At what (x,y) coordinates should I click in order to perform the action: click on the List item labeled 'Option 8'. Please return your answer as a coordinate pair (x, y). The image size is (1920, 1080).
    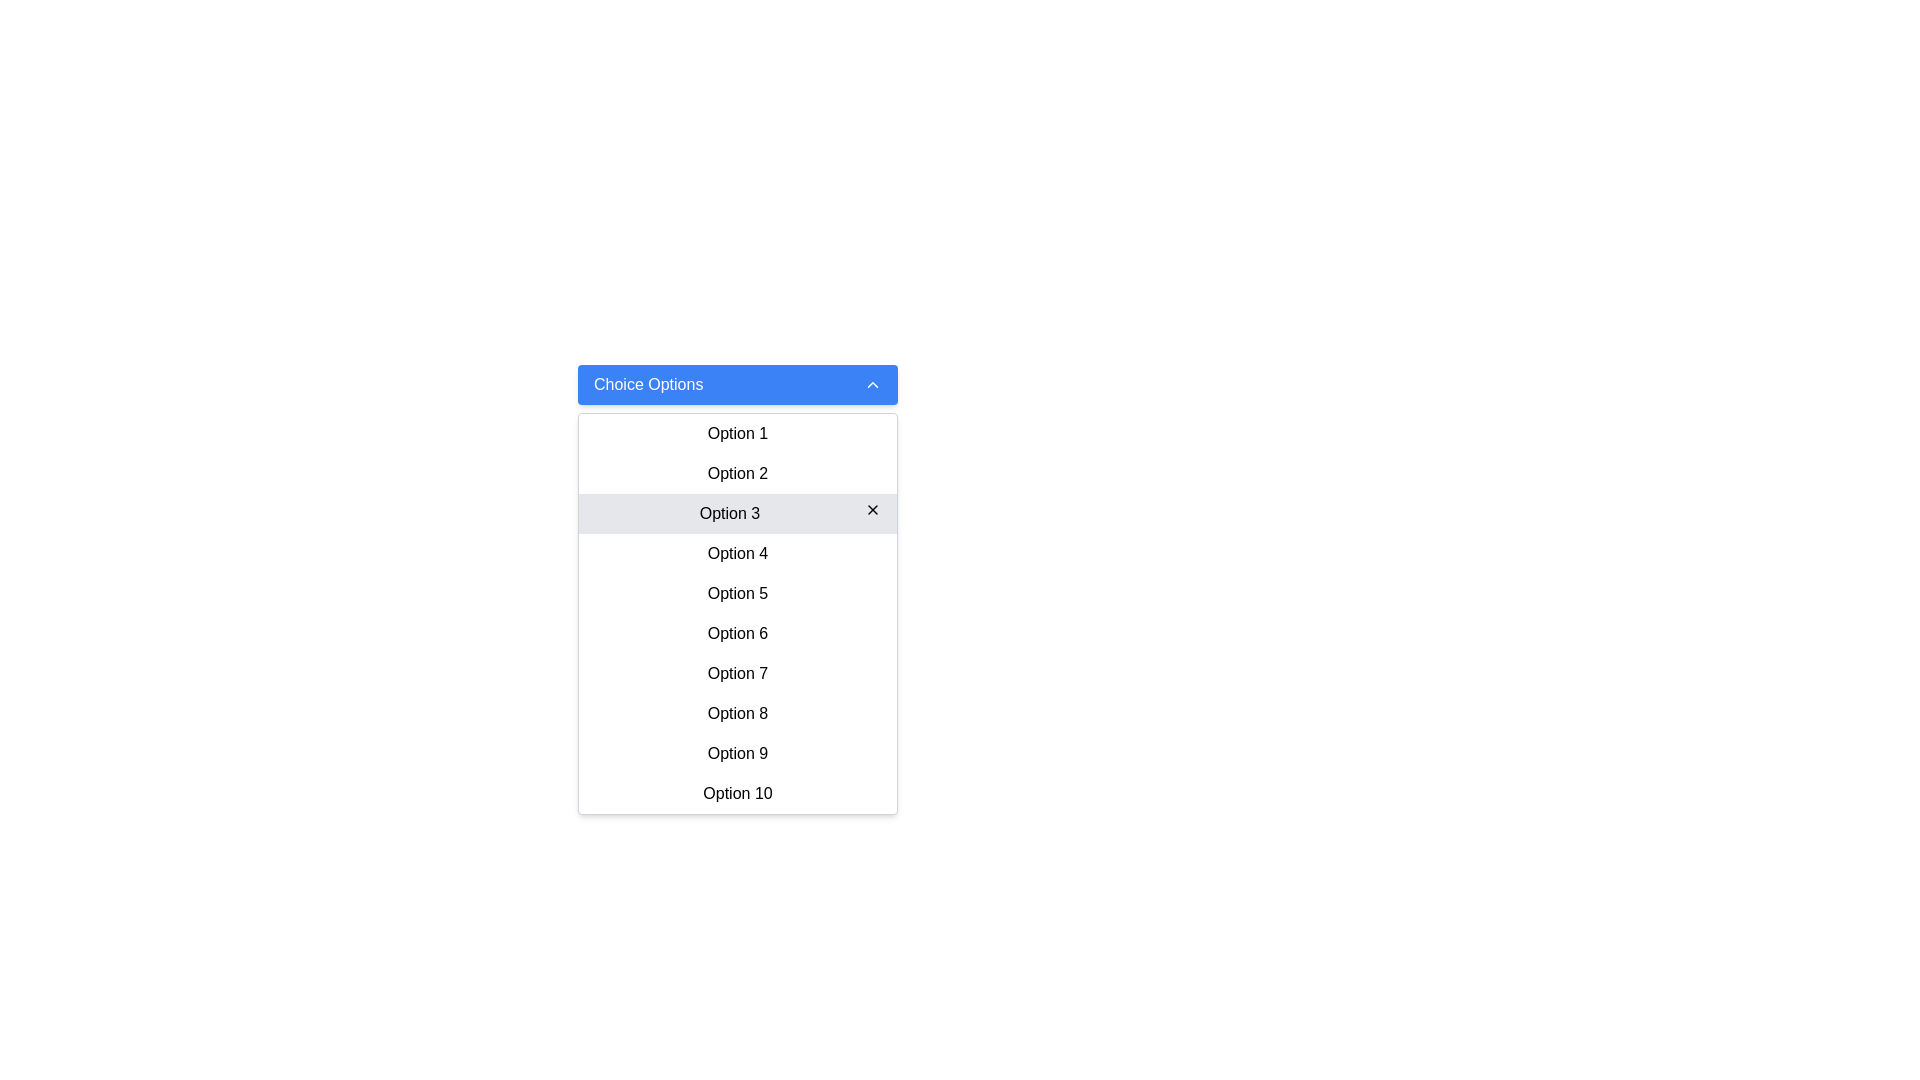
    Looking at the image, I should click on (737, 712).